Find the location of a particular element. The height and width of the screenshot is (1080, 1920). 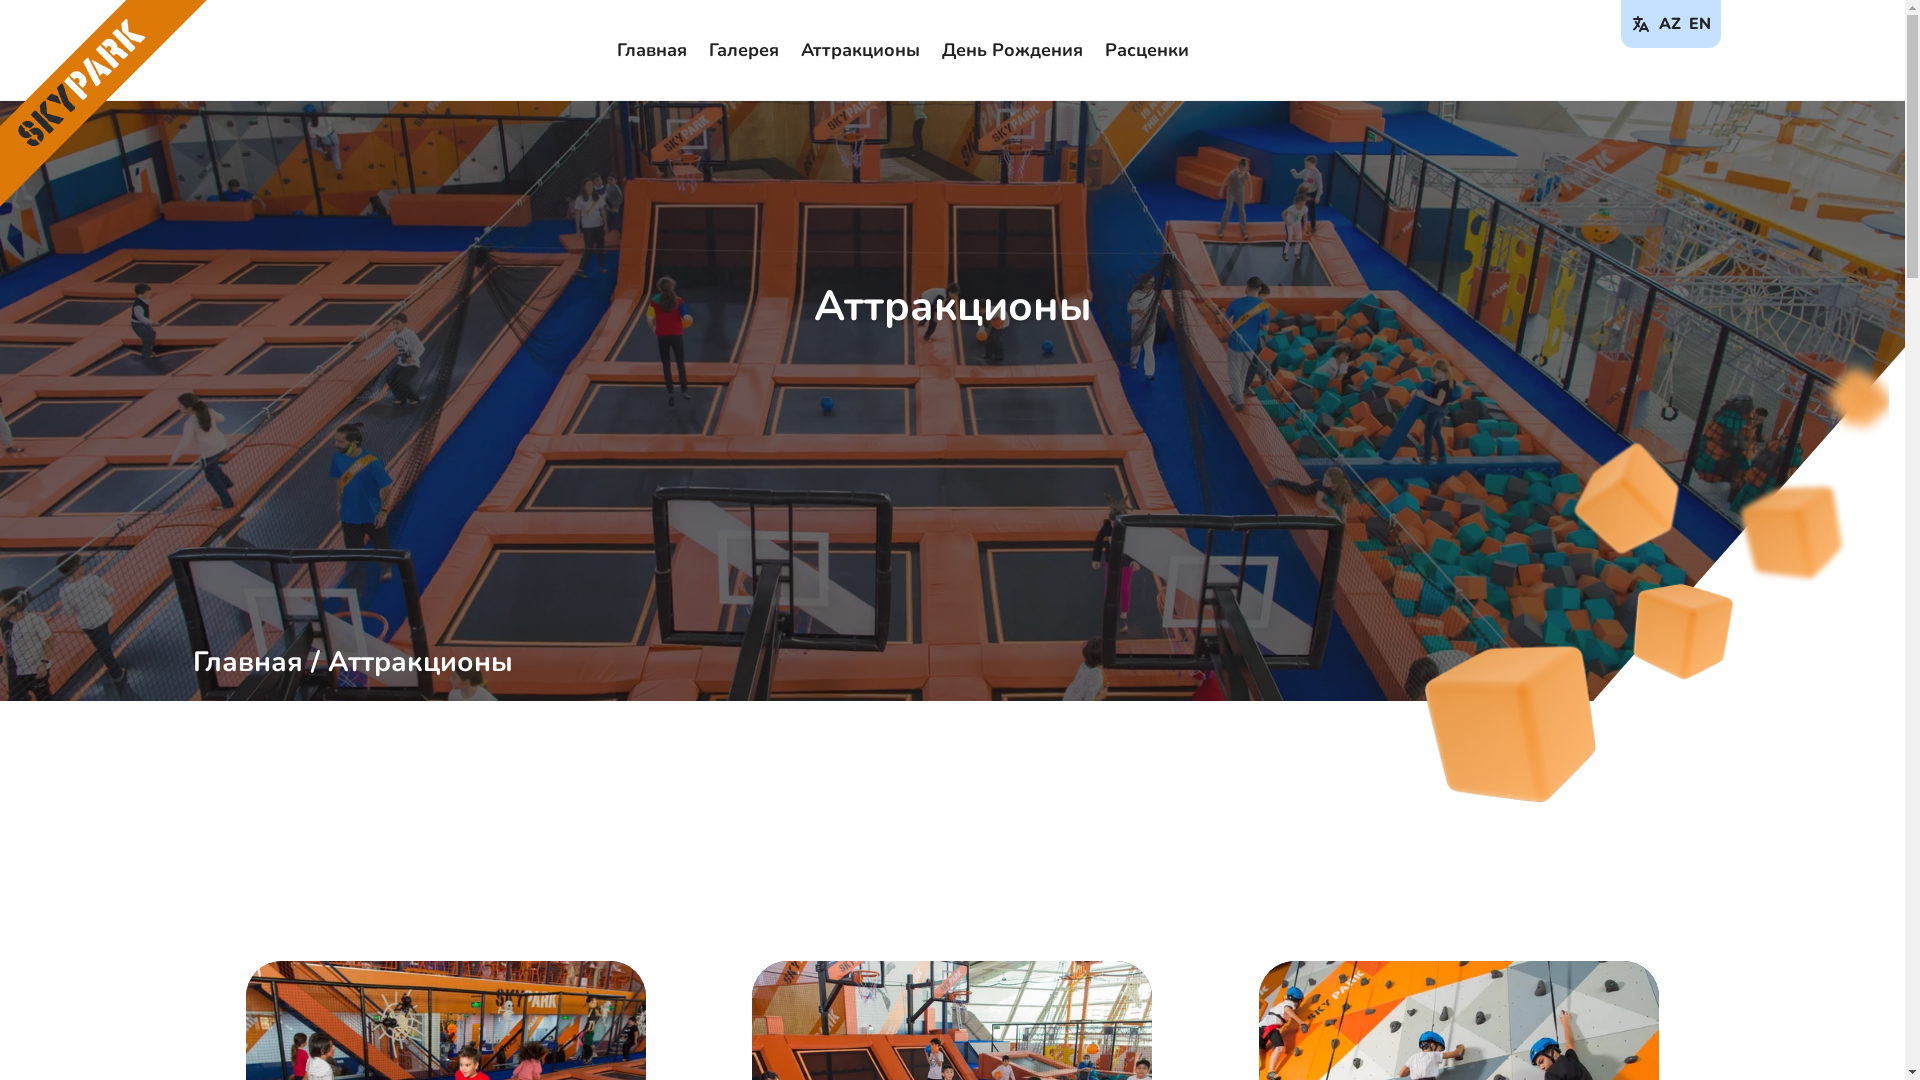

'EN' is located at coordinates (1698, 23).